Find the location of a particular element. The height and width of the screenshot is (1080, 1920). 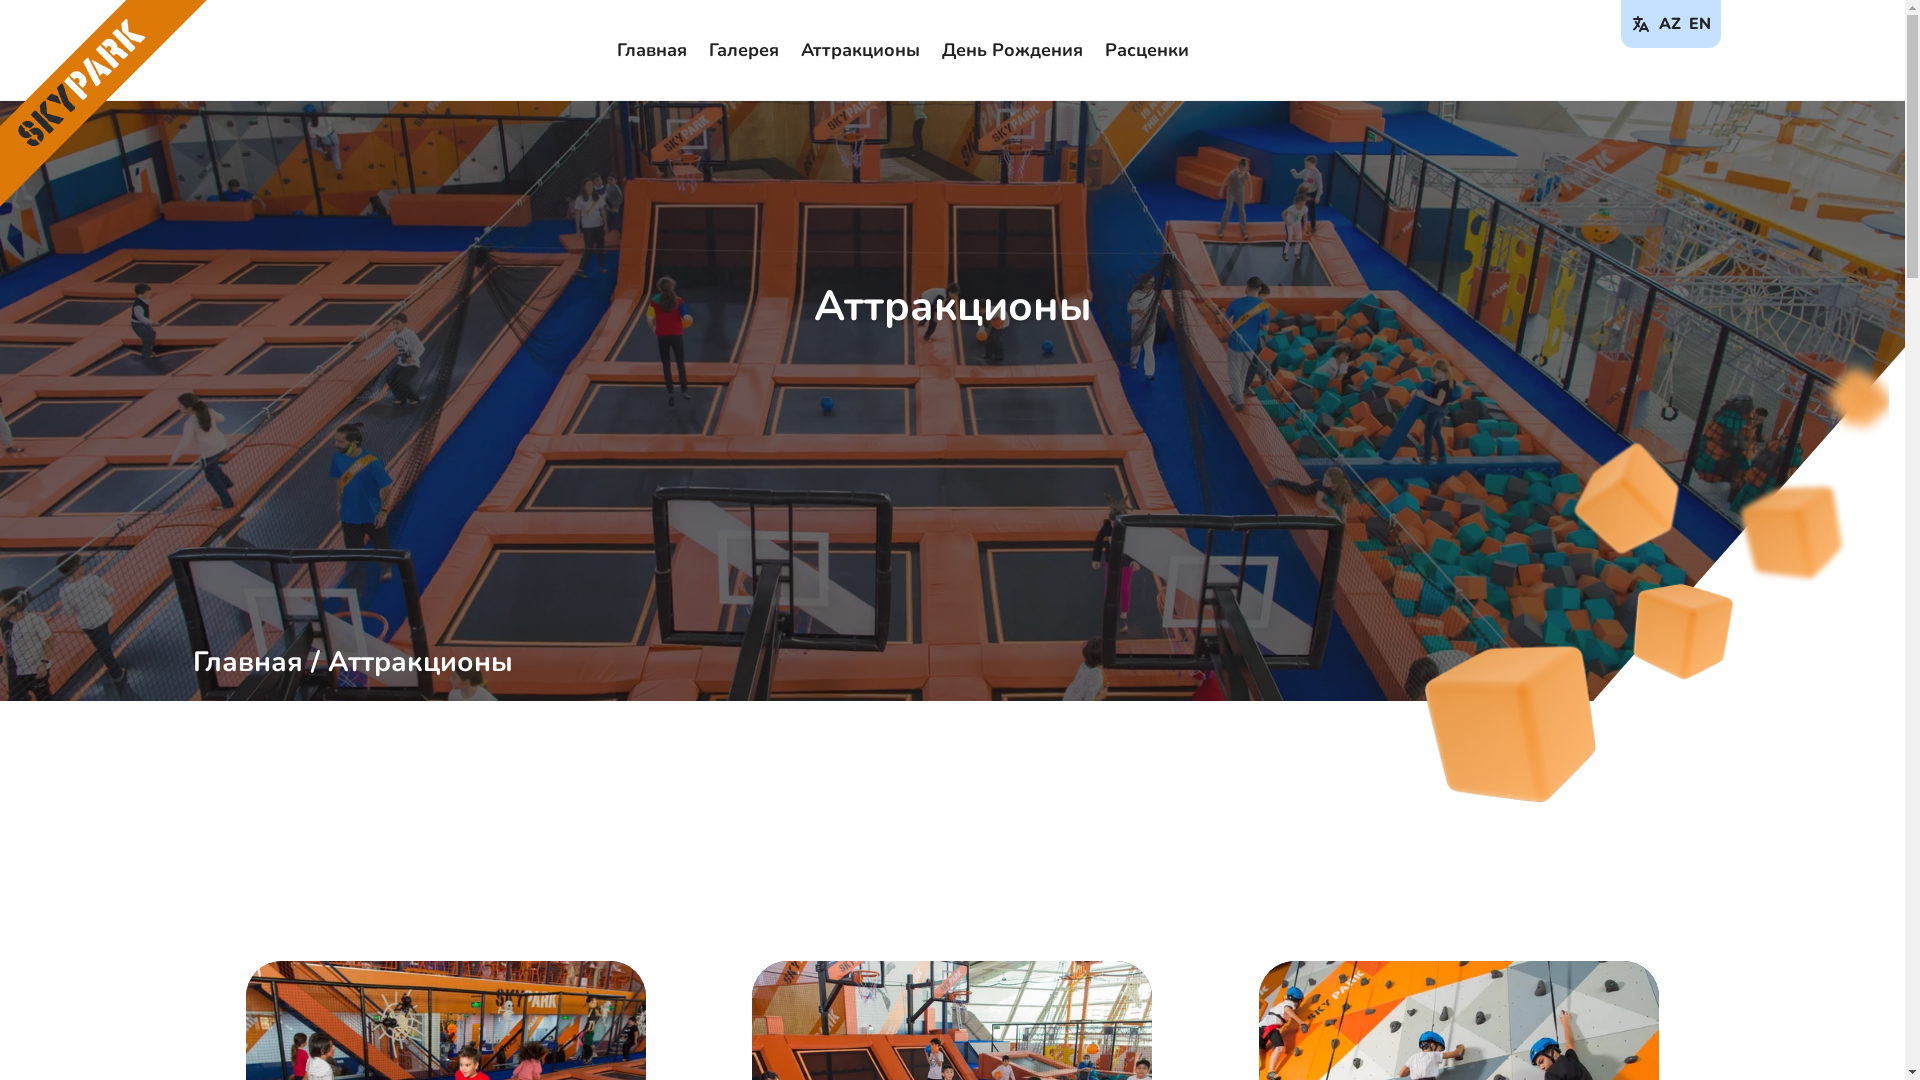

'EN' is located at coordinates (1698, 23).